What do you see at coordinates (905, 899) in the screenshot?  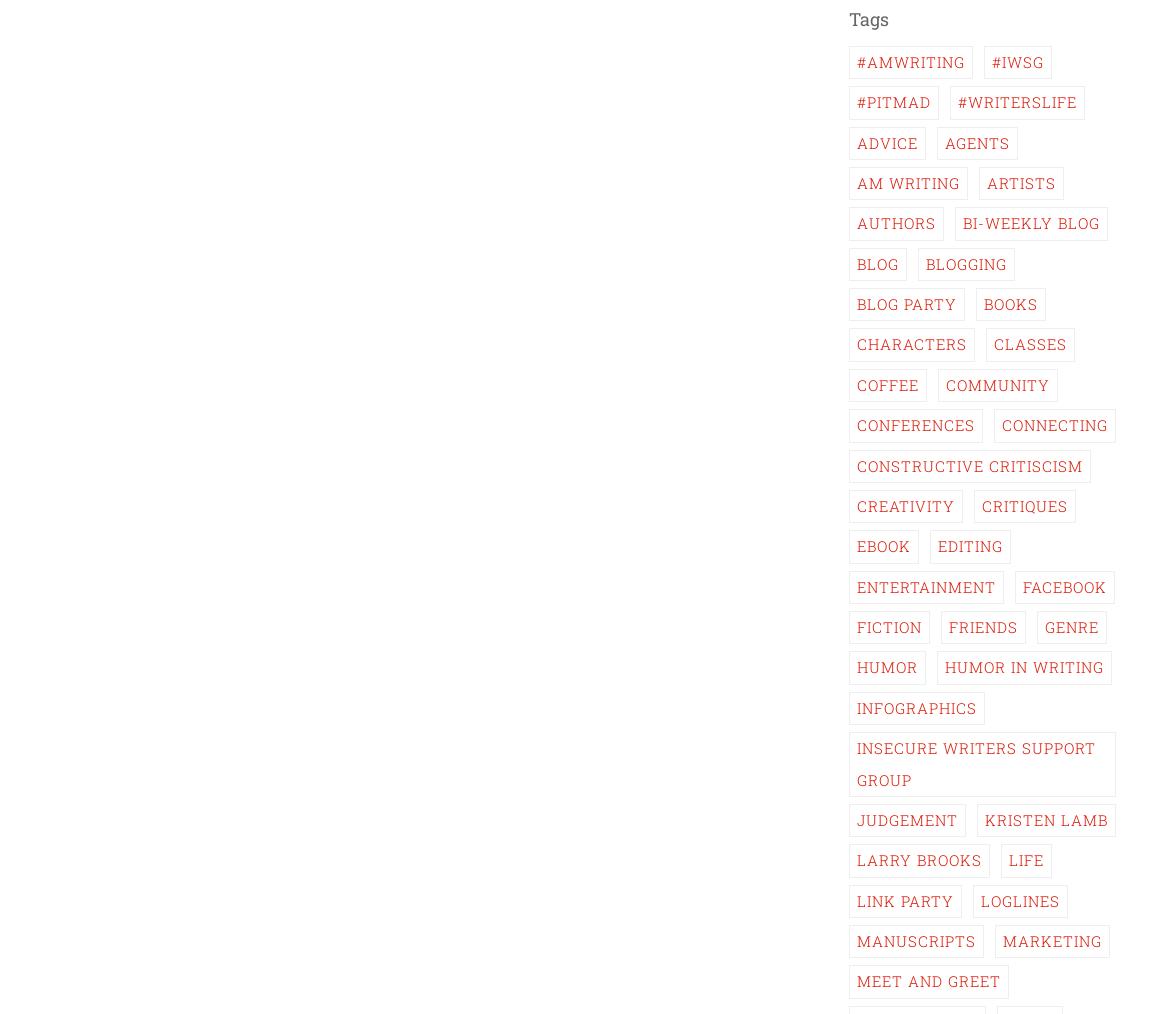 I see `'link party'` at bounding box center [905, 899].